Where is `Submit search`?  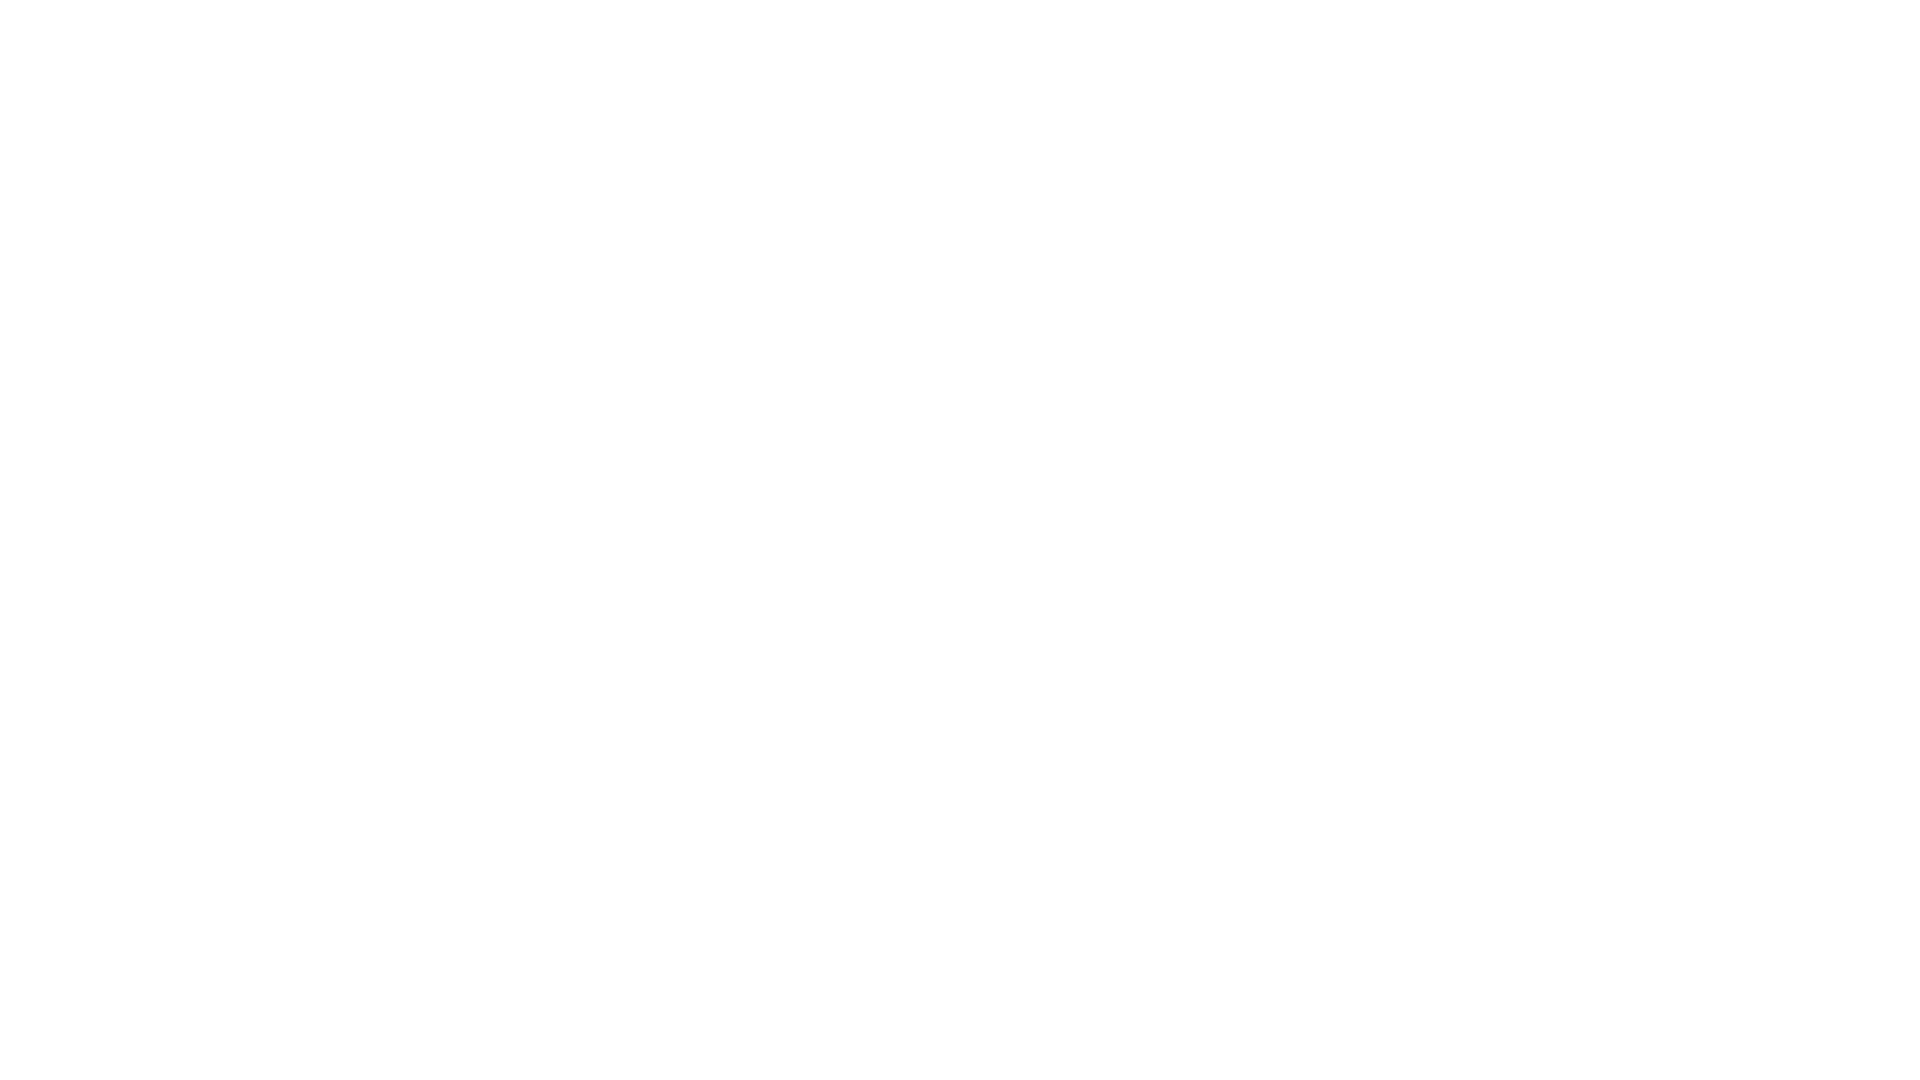
Submit search is located at coordinates (1478, 18).